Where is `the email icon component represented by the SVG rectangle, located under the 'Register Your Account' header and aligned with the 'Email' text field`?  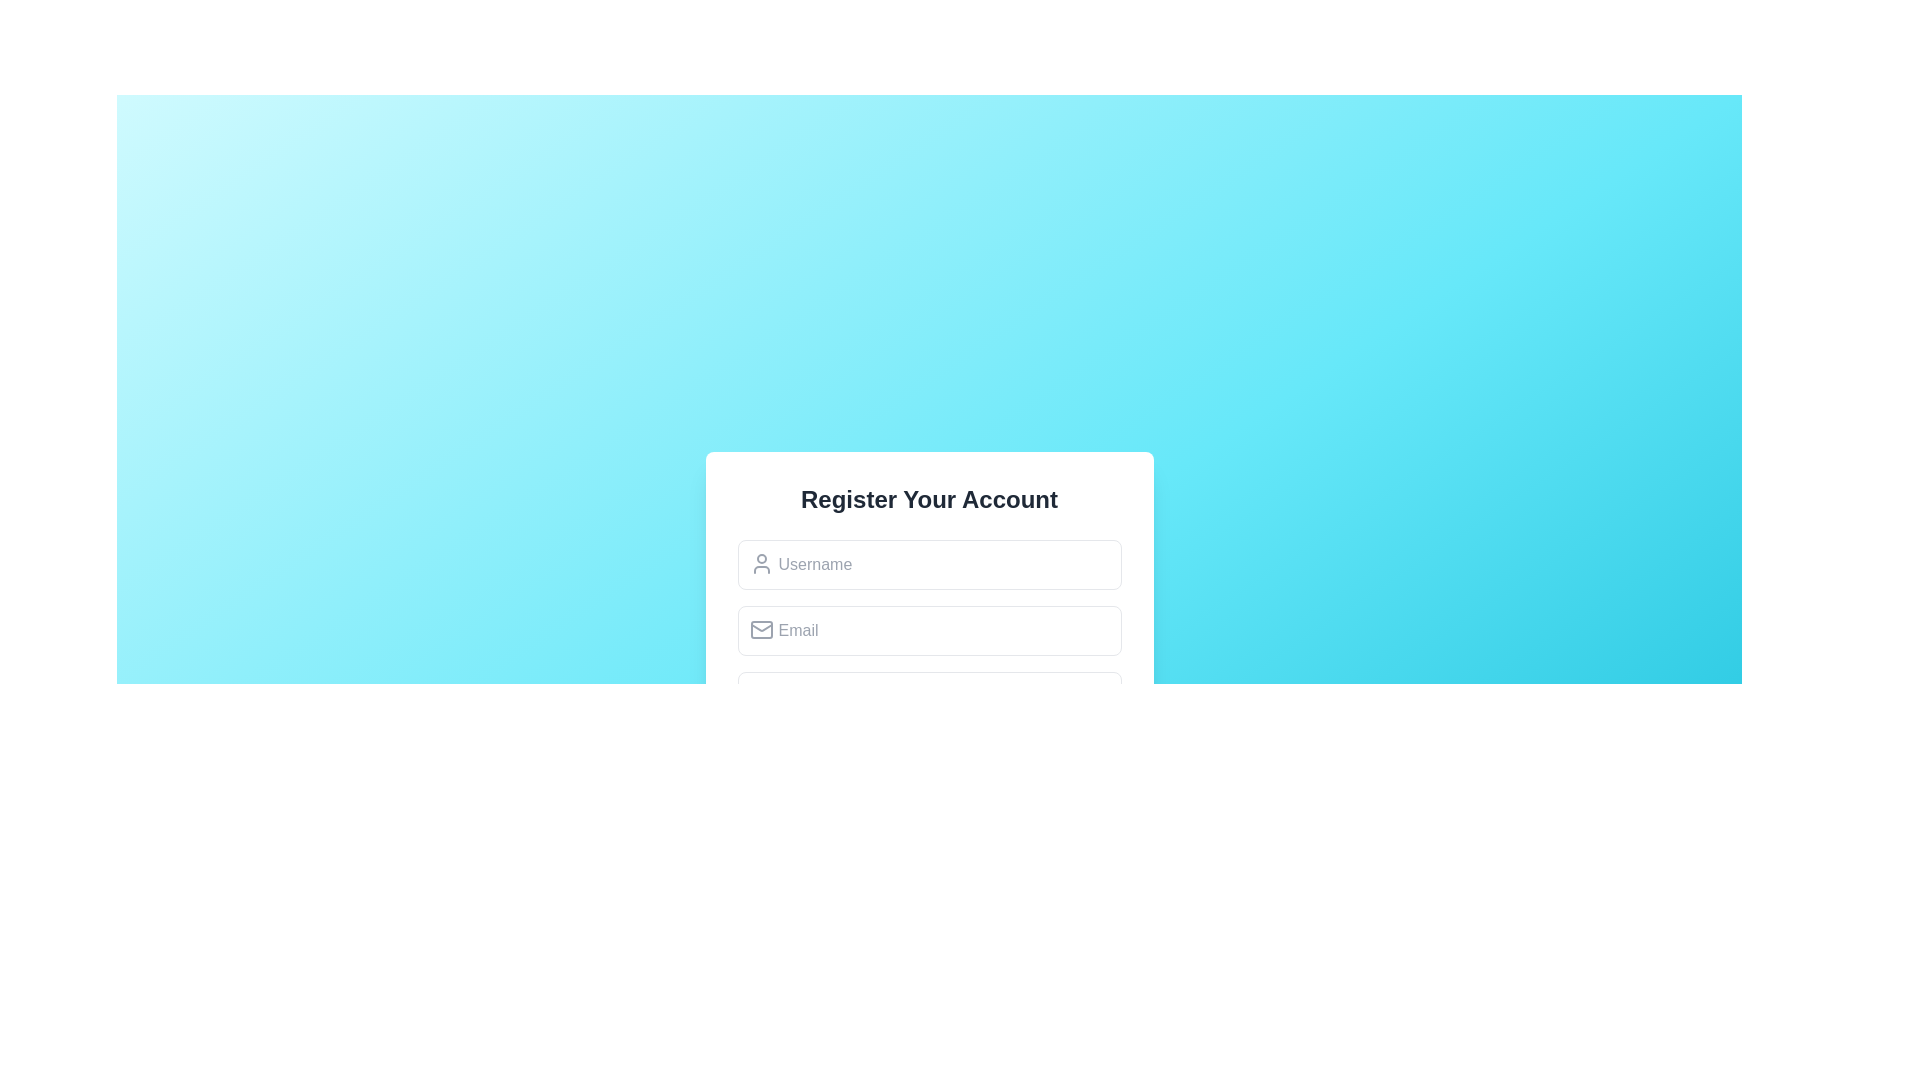 the email icon component represented by the SVG rectangle, located under the 'Register Your Account' header and aligned with the 'Email' text field is located at coordinates (760, 628).